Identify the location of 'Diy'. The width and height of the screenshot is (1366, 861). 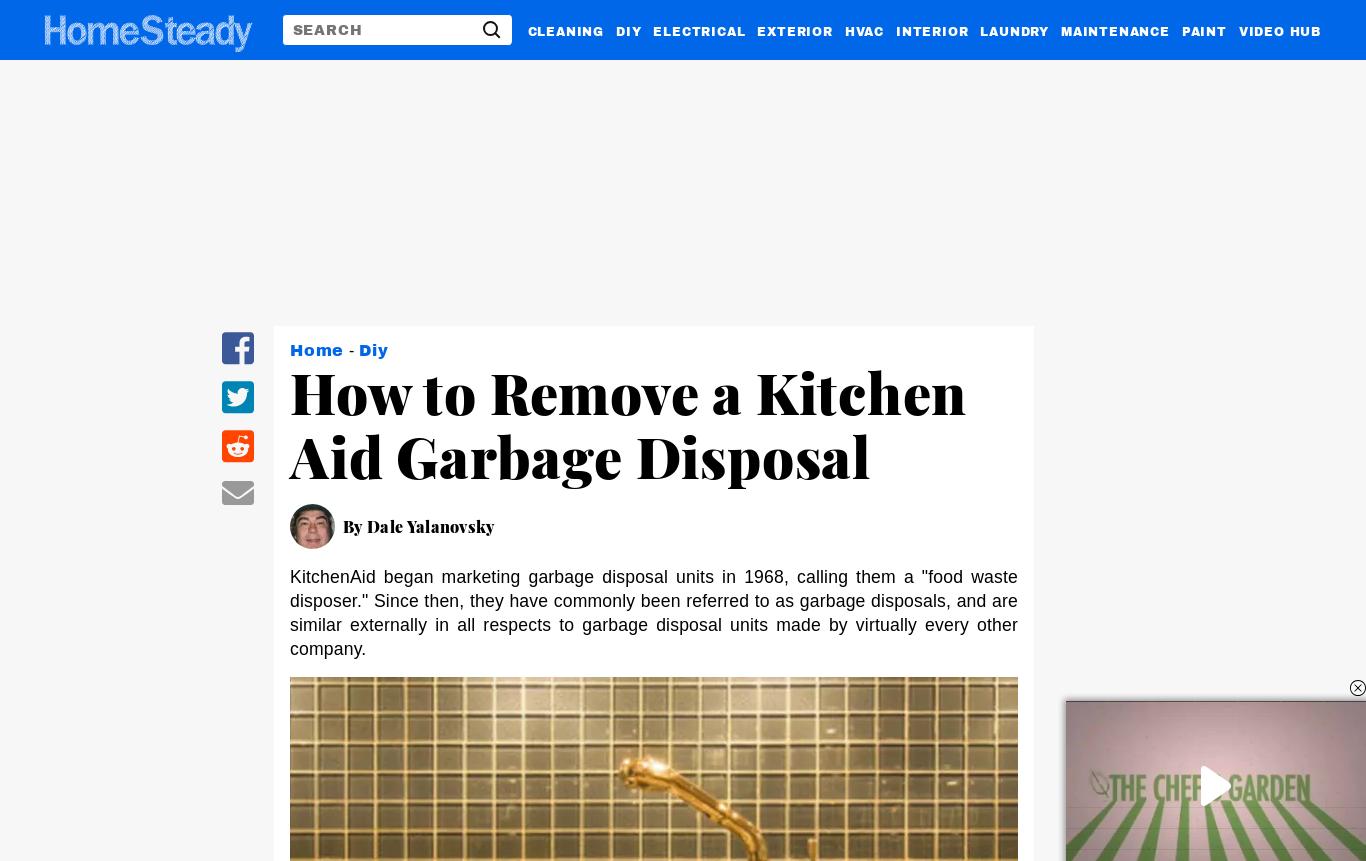
(372, 349).